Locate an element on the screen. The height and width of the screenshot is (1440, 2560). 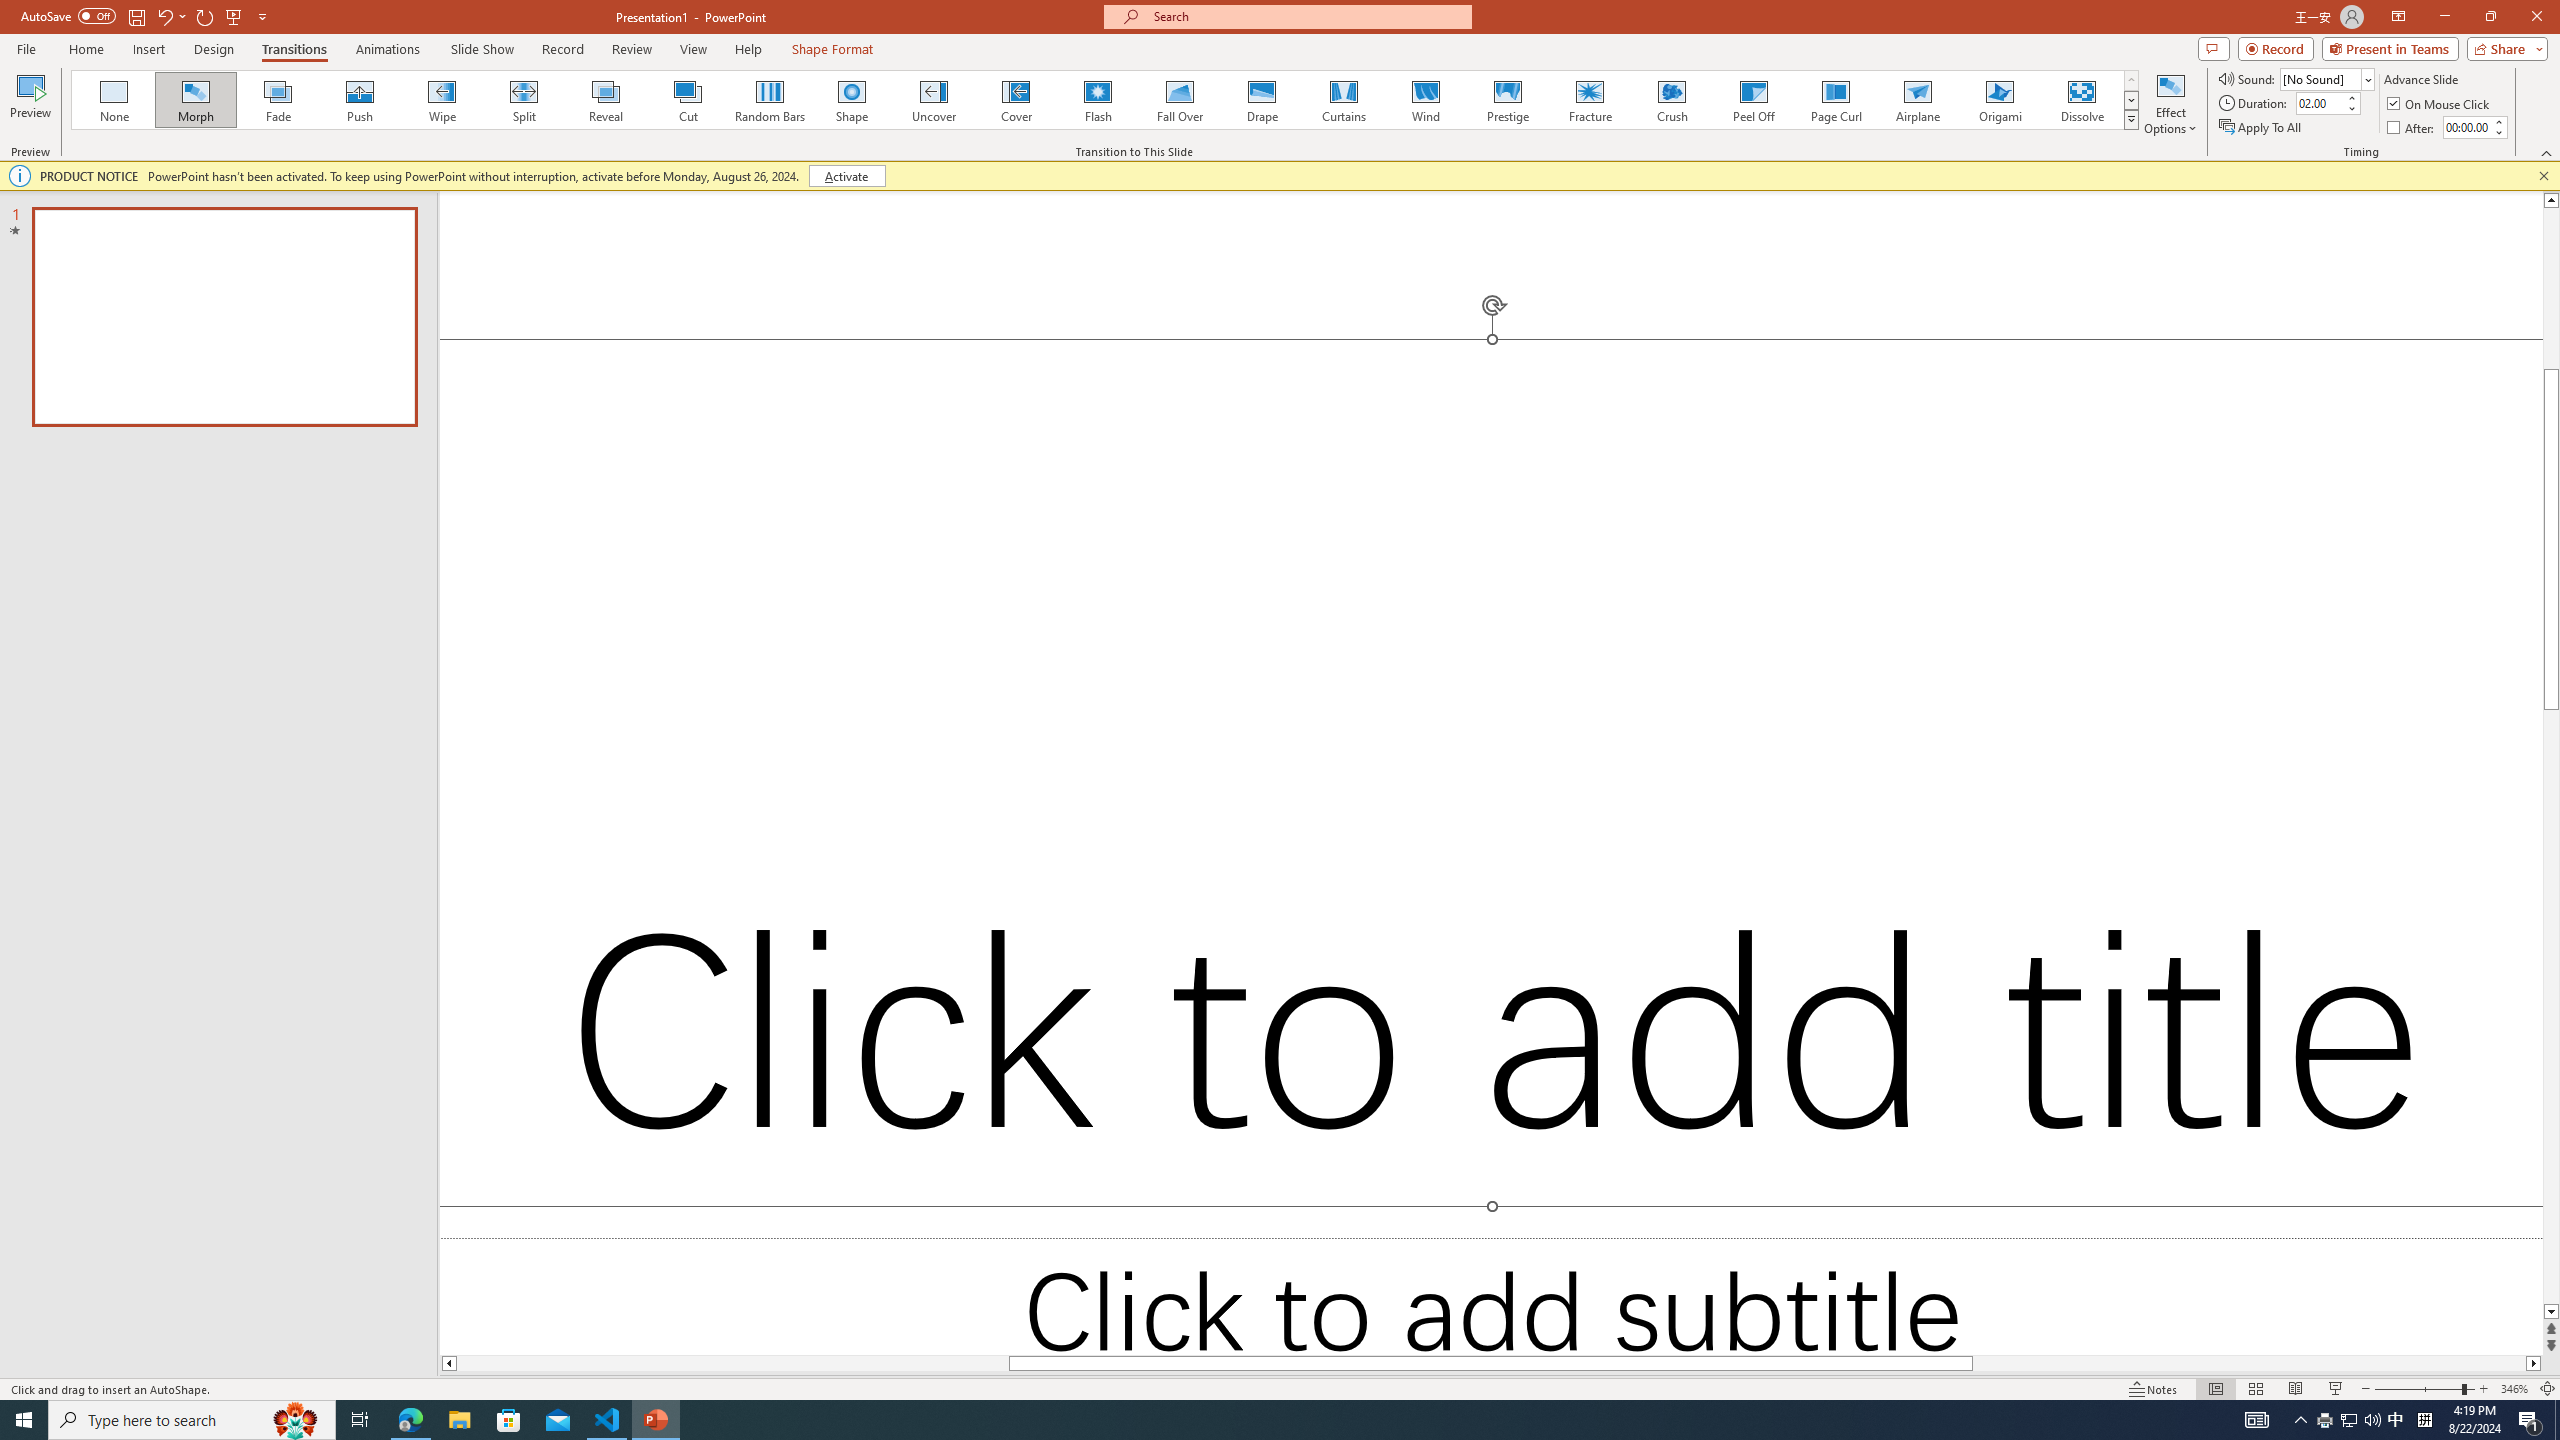
'Sound' is located at coordinates (2327, 78).